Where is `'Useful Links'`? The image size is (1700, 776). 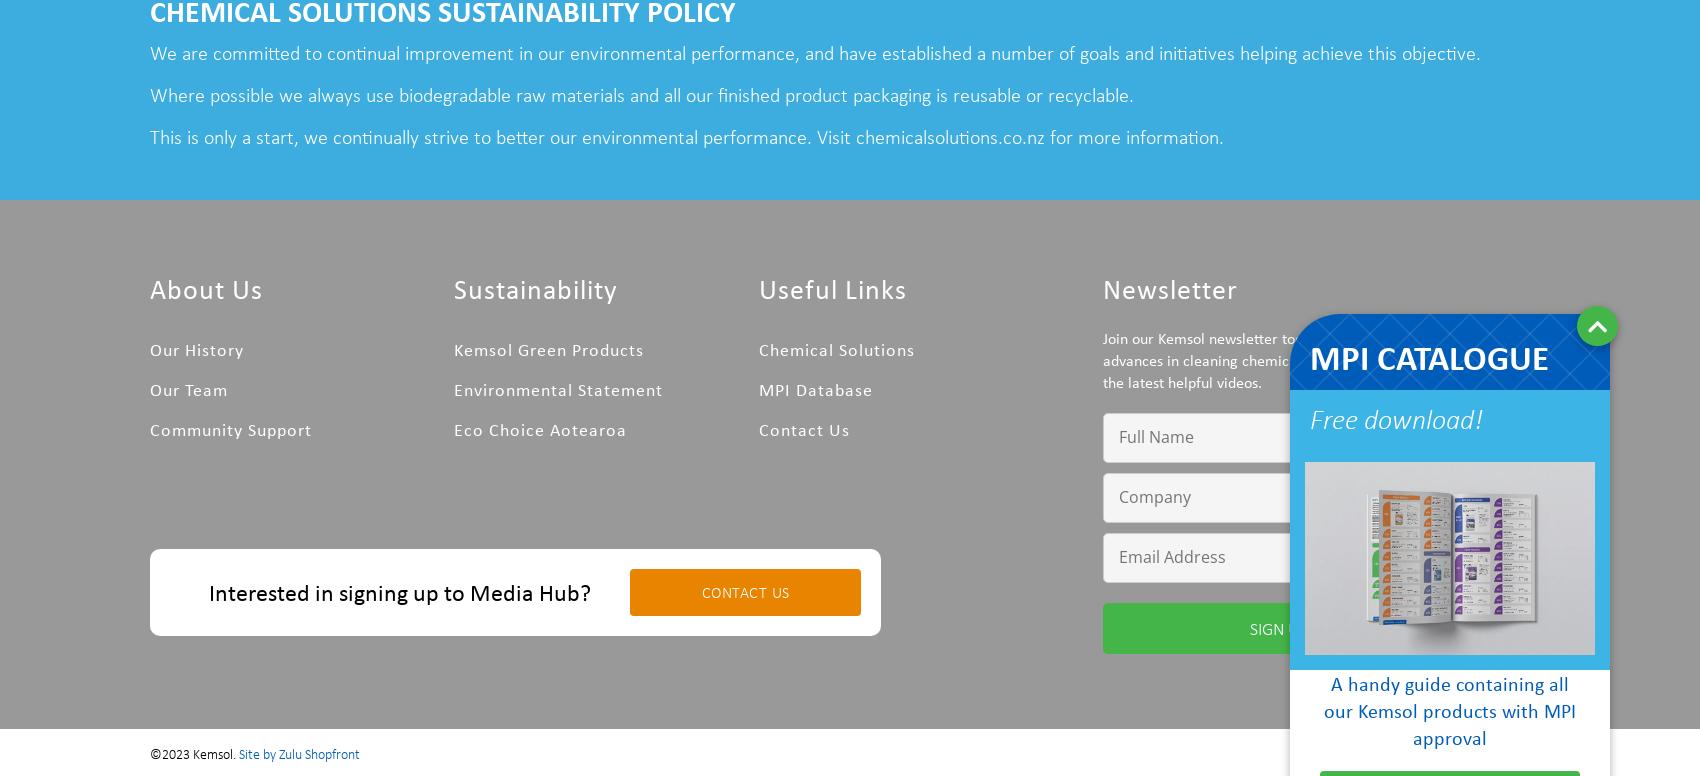
'Useful Links' is located at coordinates (830, 286).